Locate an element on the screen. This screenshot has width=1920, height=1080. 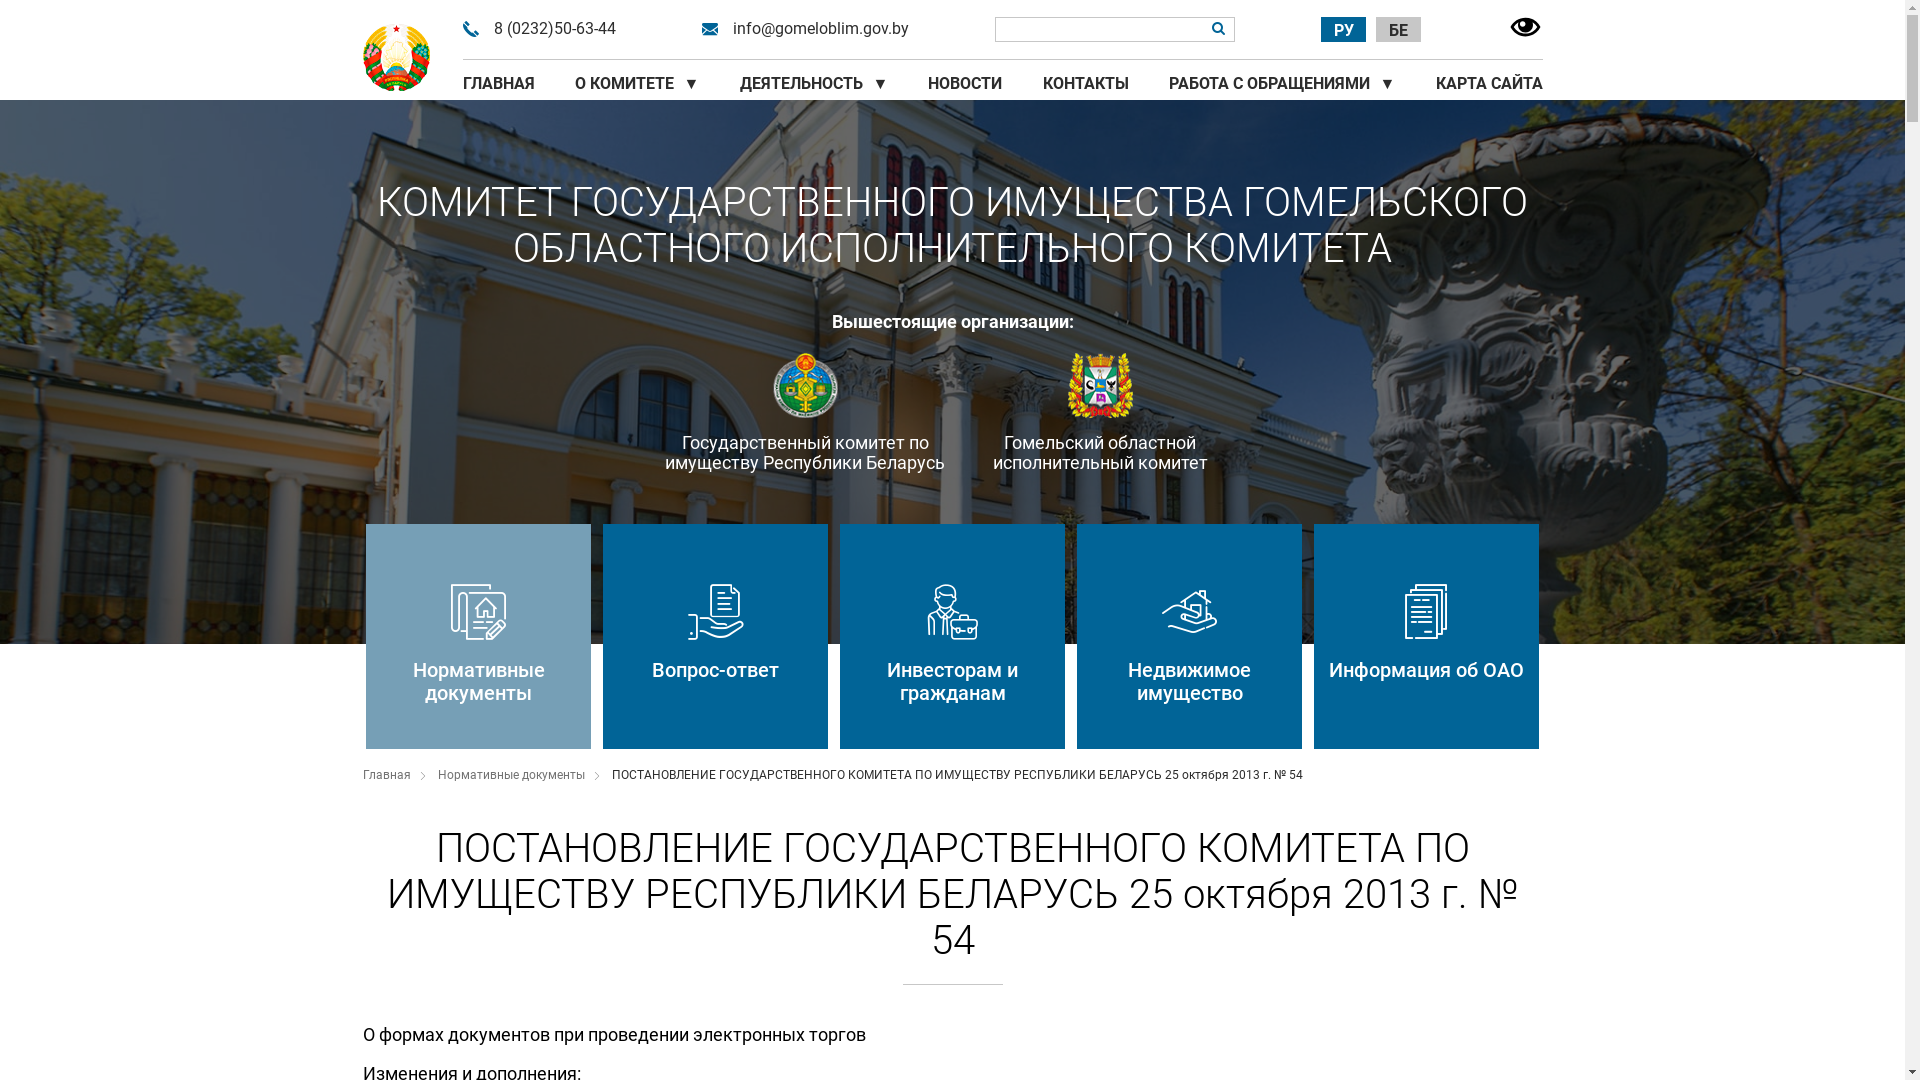
'info@gomeloblim.gov.by' is located at coordinates (820, 29).